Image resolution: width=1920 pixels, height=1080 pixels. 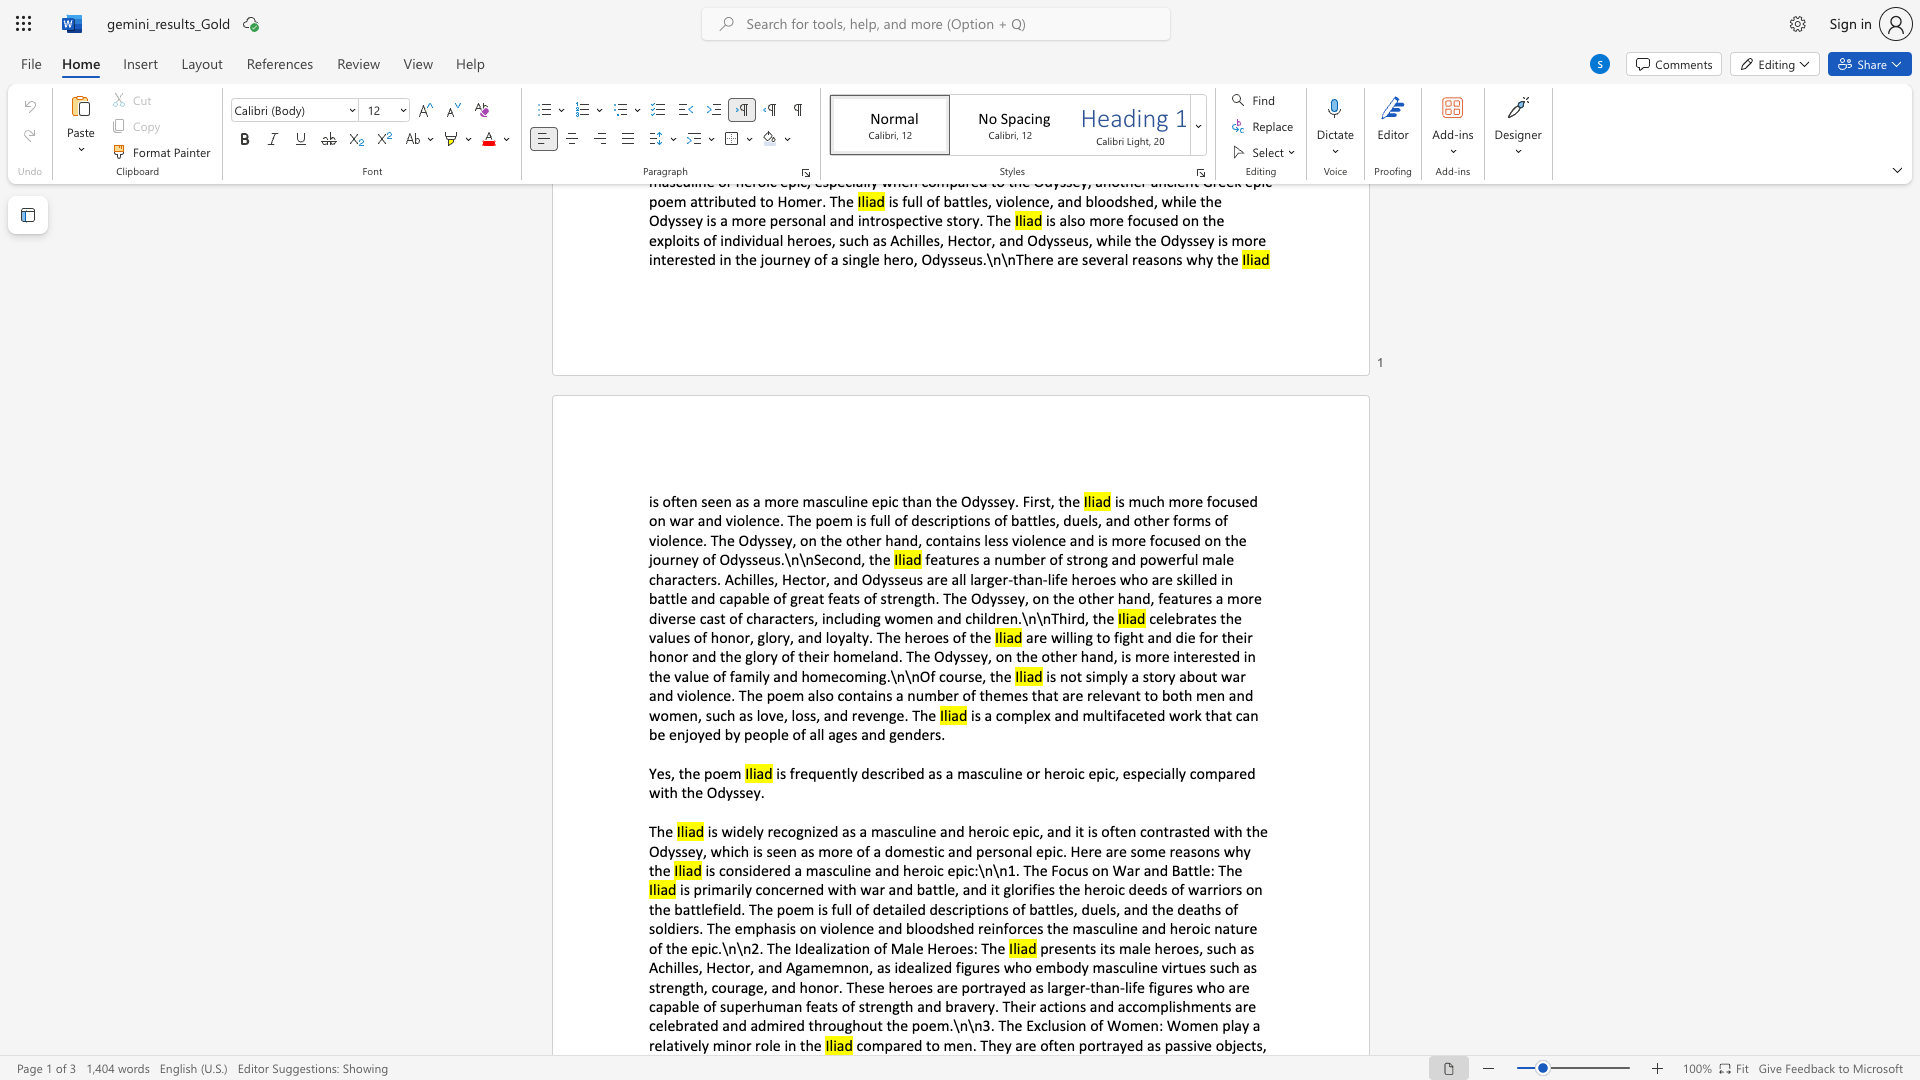 I want to click on the subset text "f Women: Women play a rel" within the text "presents its male heroes, such as Achilles, Hector, and Agamemnon, as idealized figures who embody masculine virtues such as strength, courage, and honor. These heroes are portrayed as larger-than-life figures who are capable of superhuman feats of strength and bravery. Their actions and accomplishments are celebrated and admired throughout the poem.\n\n3. The Exclusion of Women: Women play a relatively minor role in the", so click(x=1097, y=1025).